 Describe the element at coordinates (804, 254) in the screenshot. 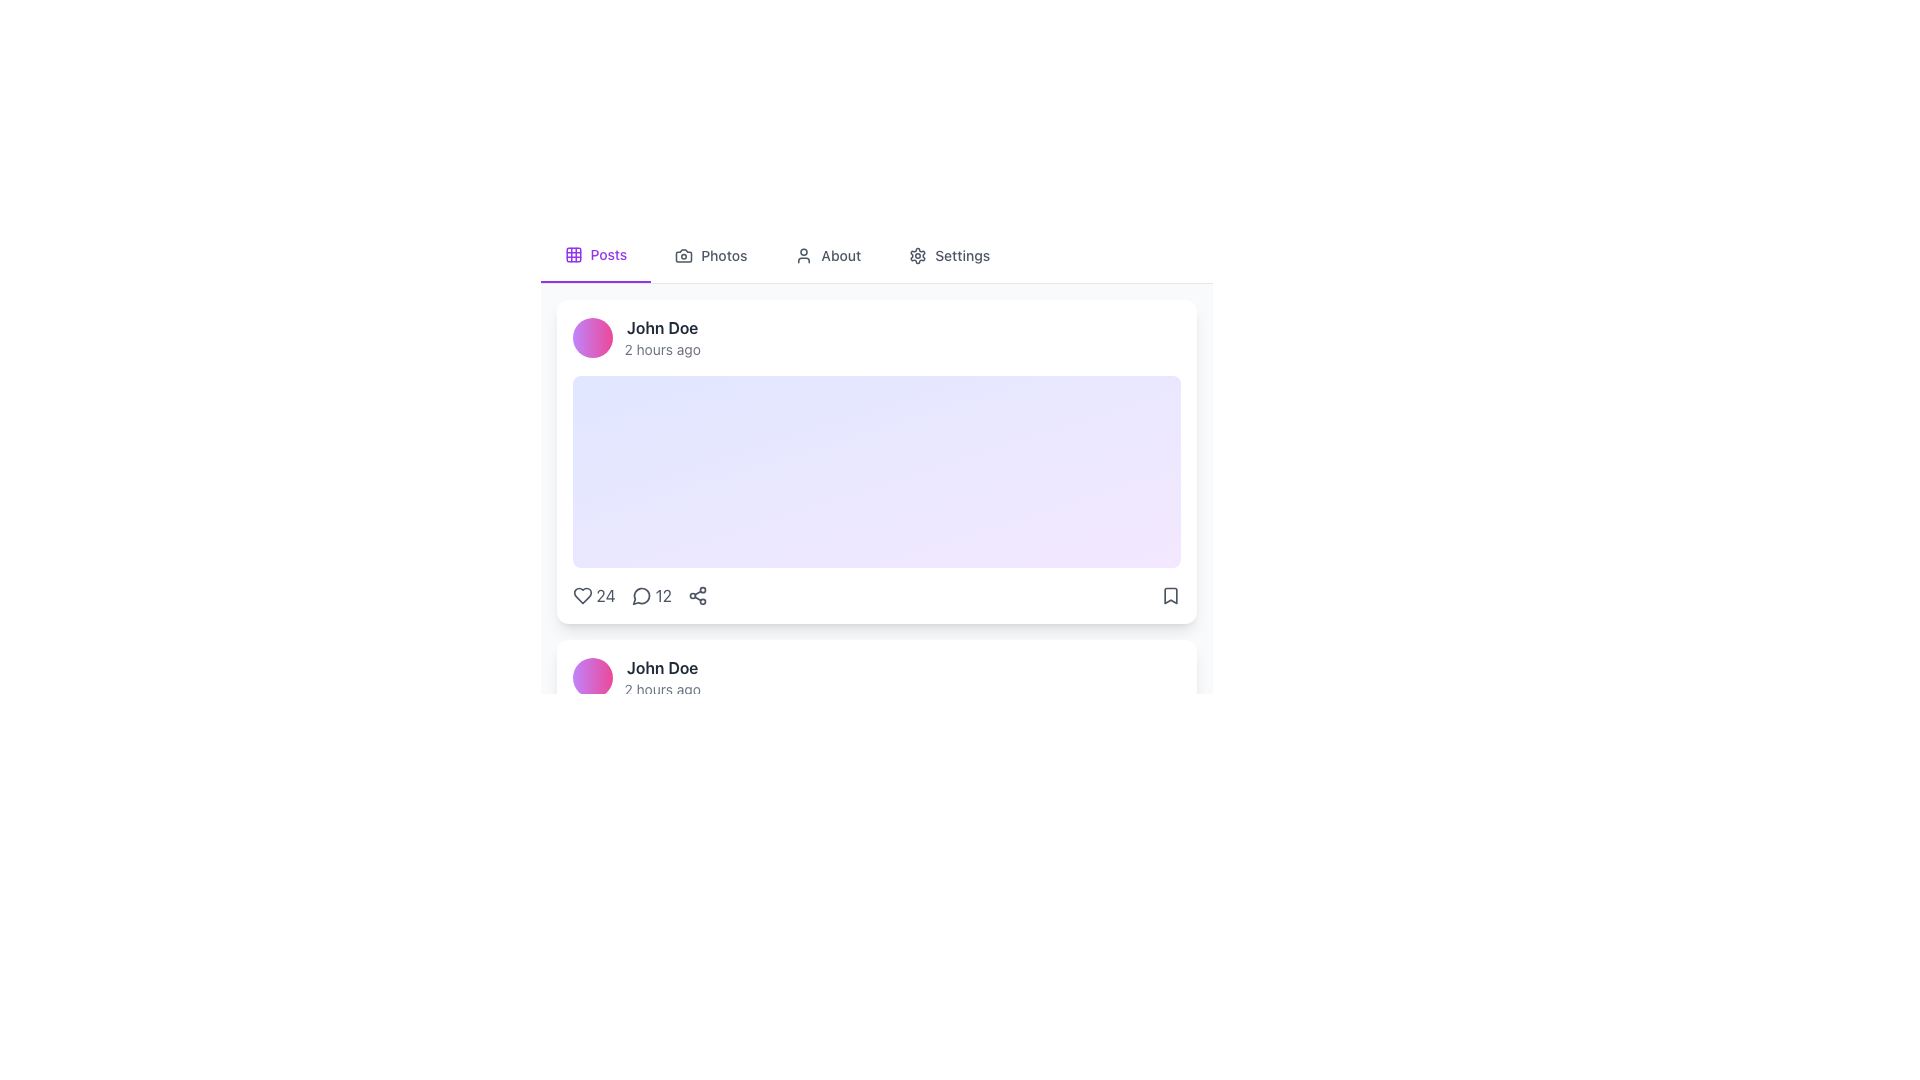

I see `the 'About' icon in the top navigation bar, which is grouped with 'Posts', 'Photos', and 'Settings'` at that location.